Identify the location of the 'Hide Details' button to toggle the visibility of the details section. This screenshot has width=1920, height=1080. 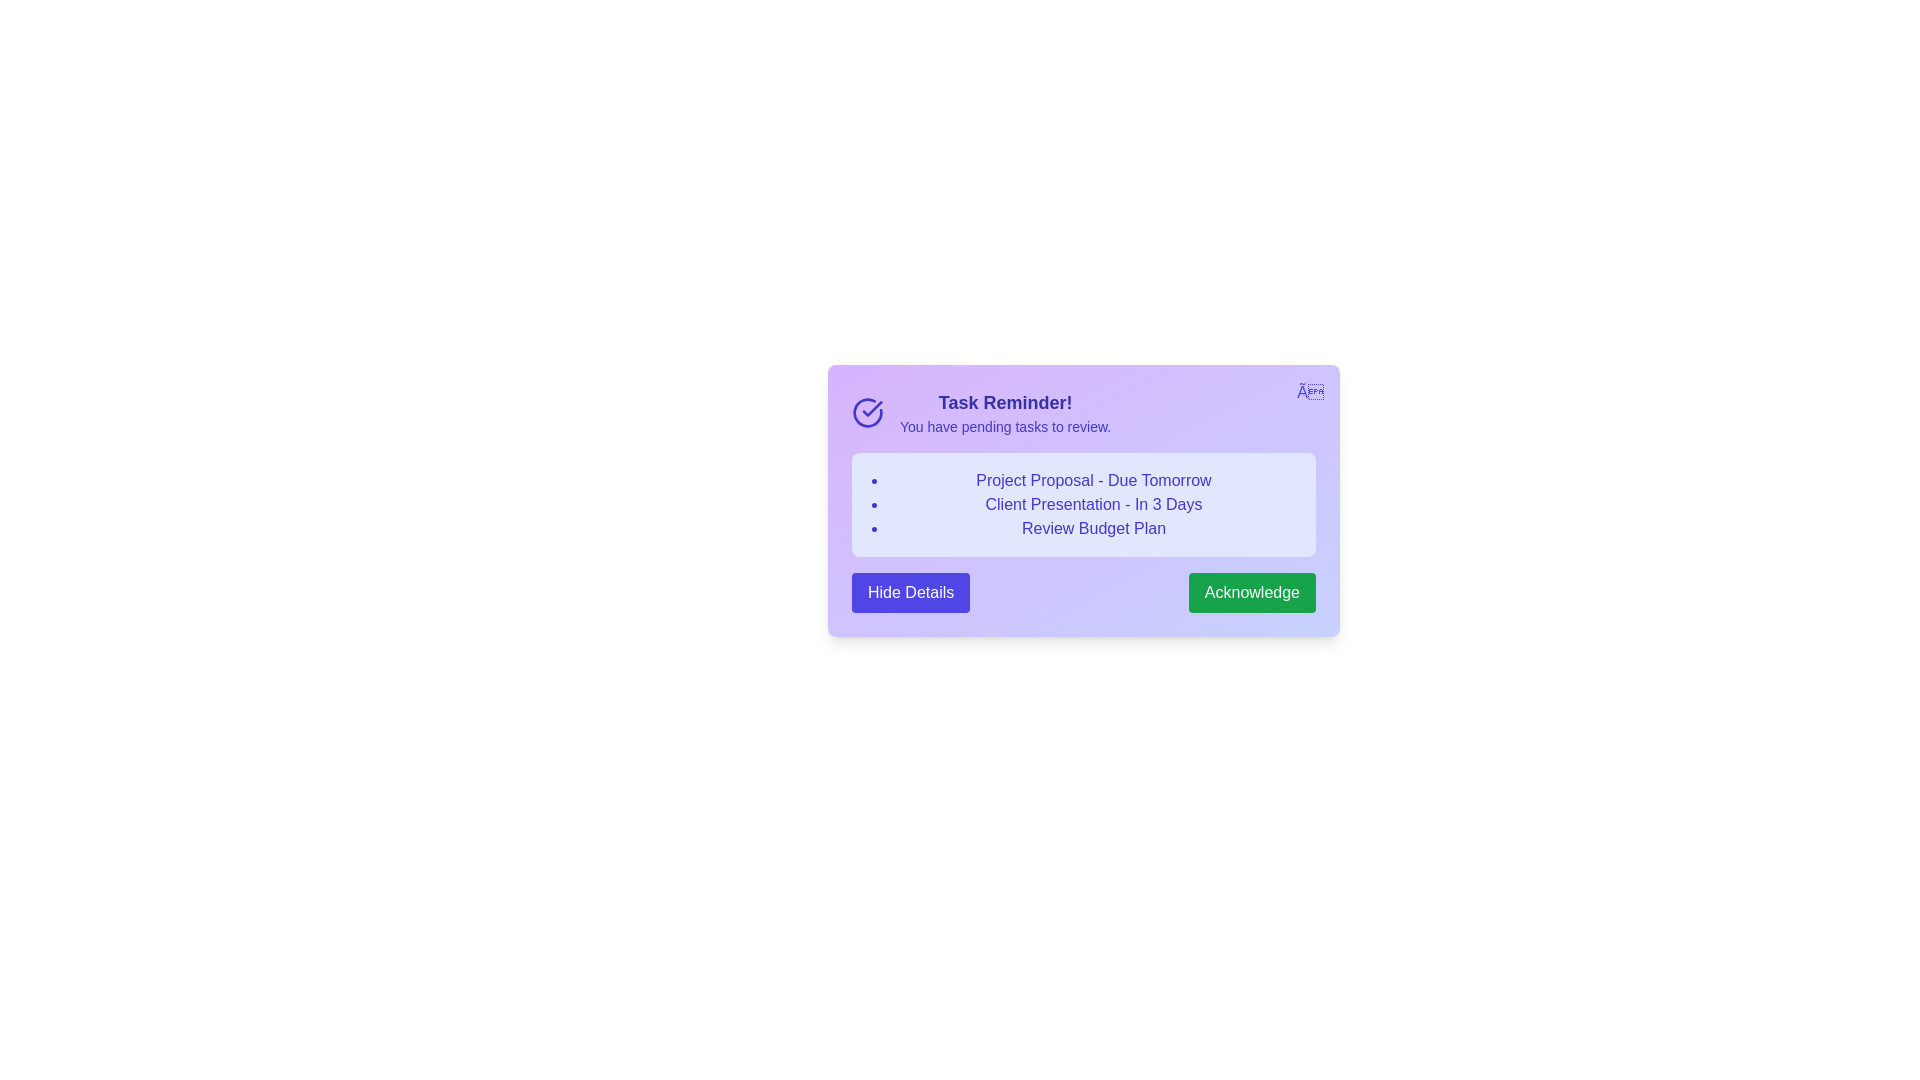
(910, 592).